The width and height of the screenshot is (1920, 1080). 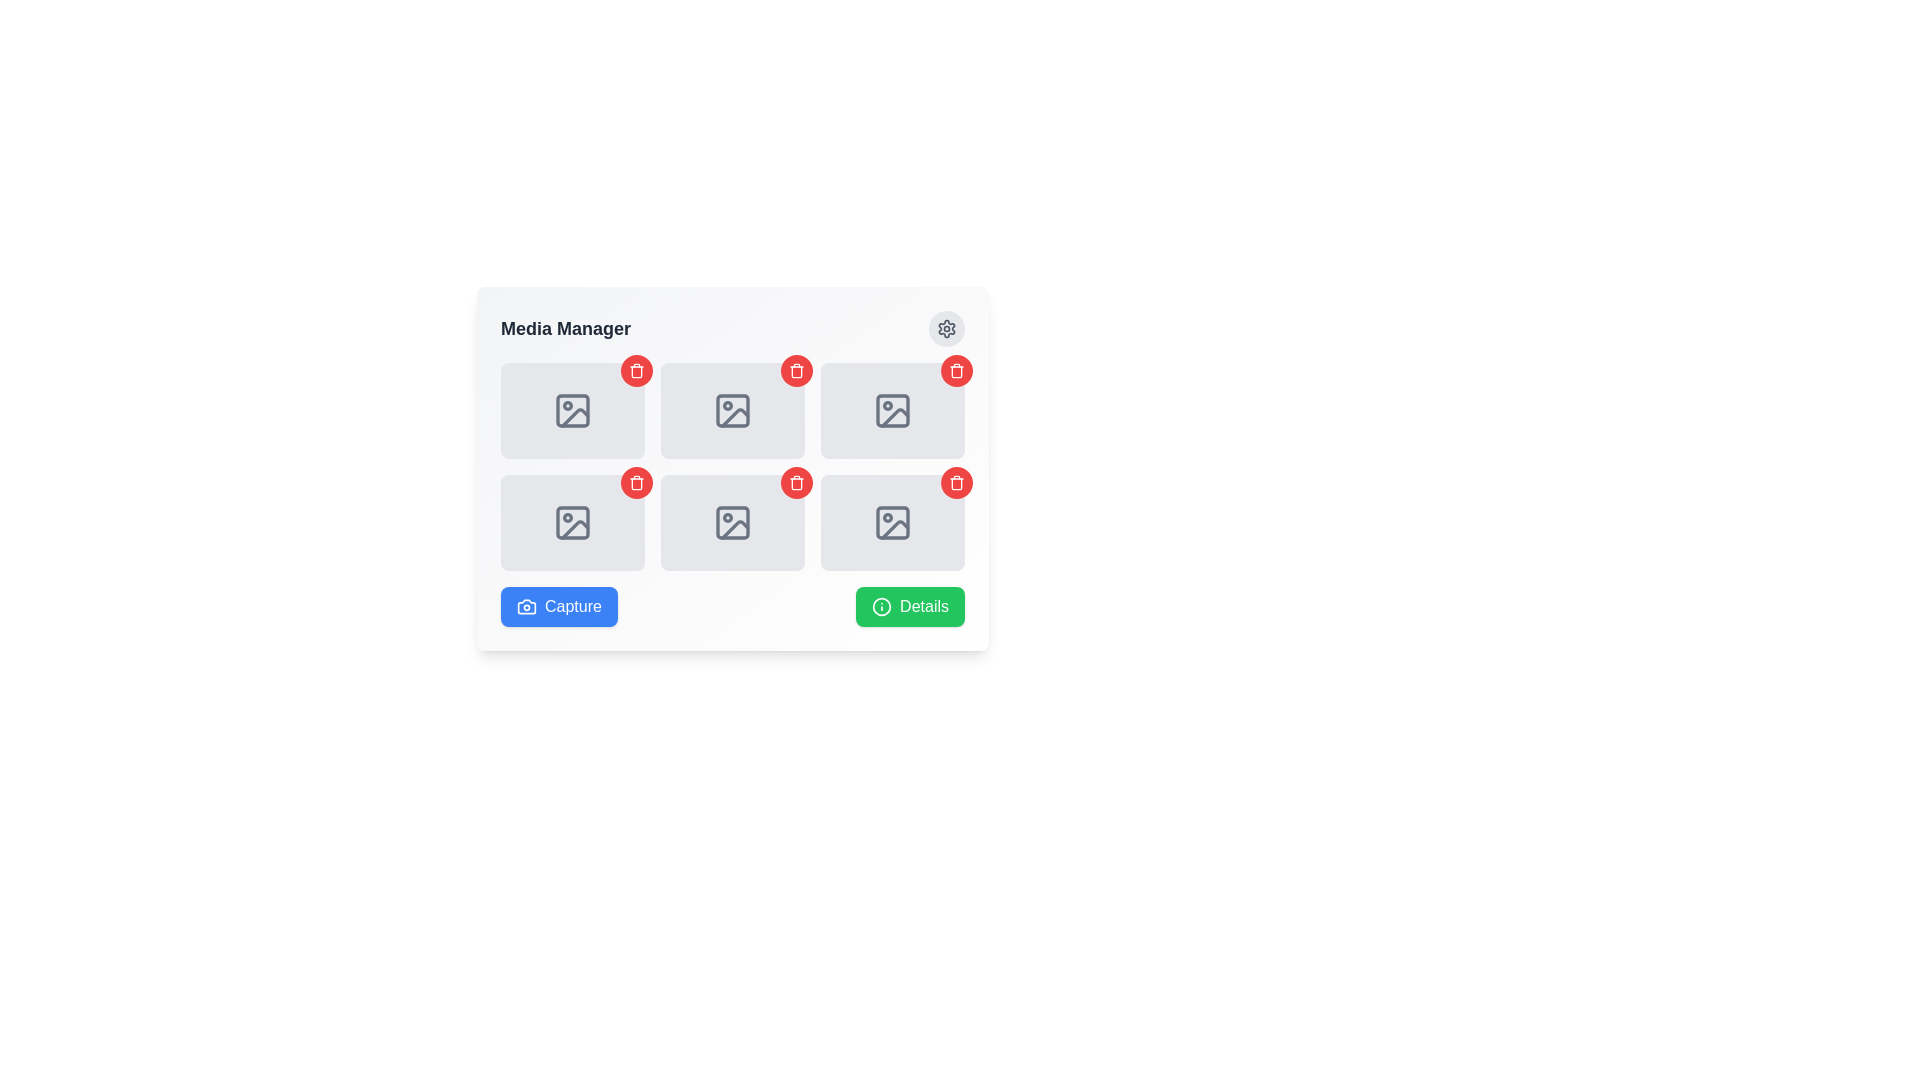 I want to click on the Image Placeholder with Action Icon, which is a gray box with rounded corners containing an image icon and a red circular badge with a trash can icon in the top-right corner, so click(x=891, y=410).